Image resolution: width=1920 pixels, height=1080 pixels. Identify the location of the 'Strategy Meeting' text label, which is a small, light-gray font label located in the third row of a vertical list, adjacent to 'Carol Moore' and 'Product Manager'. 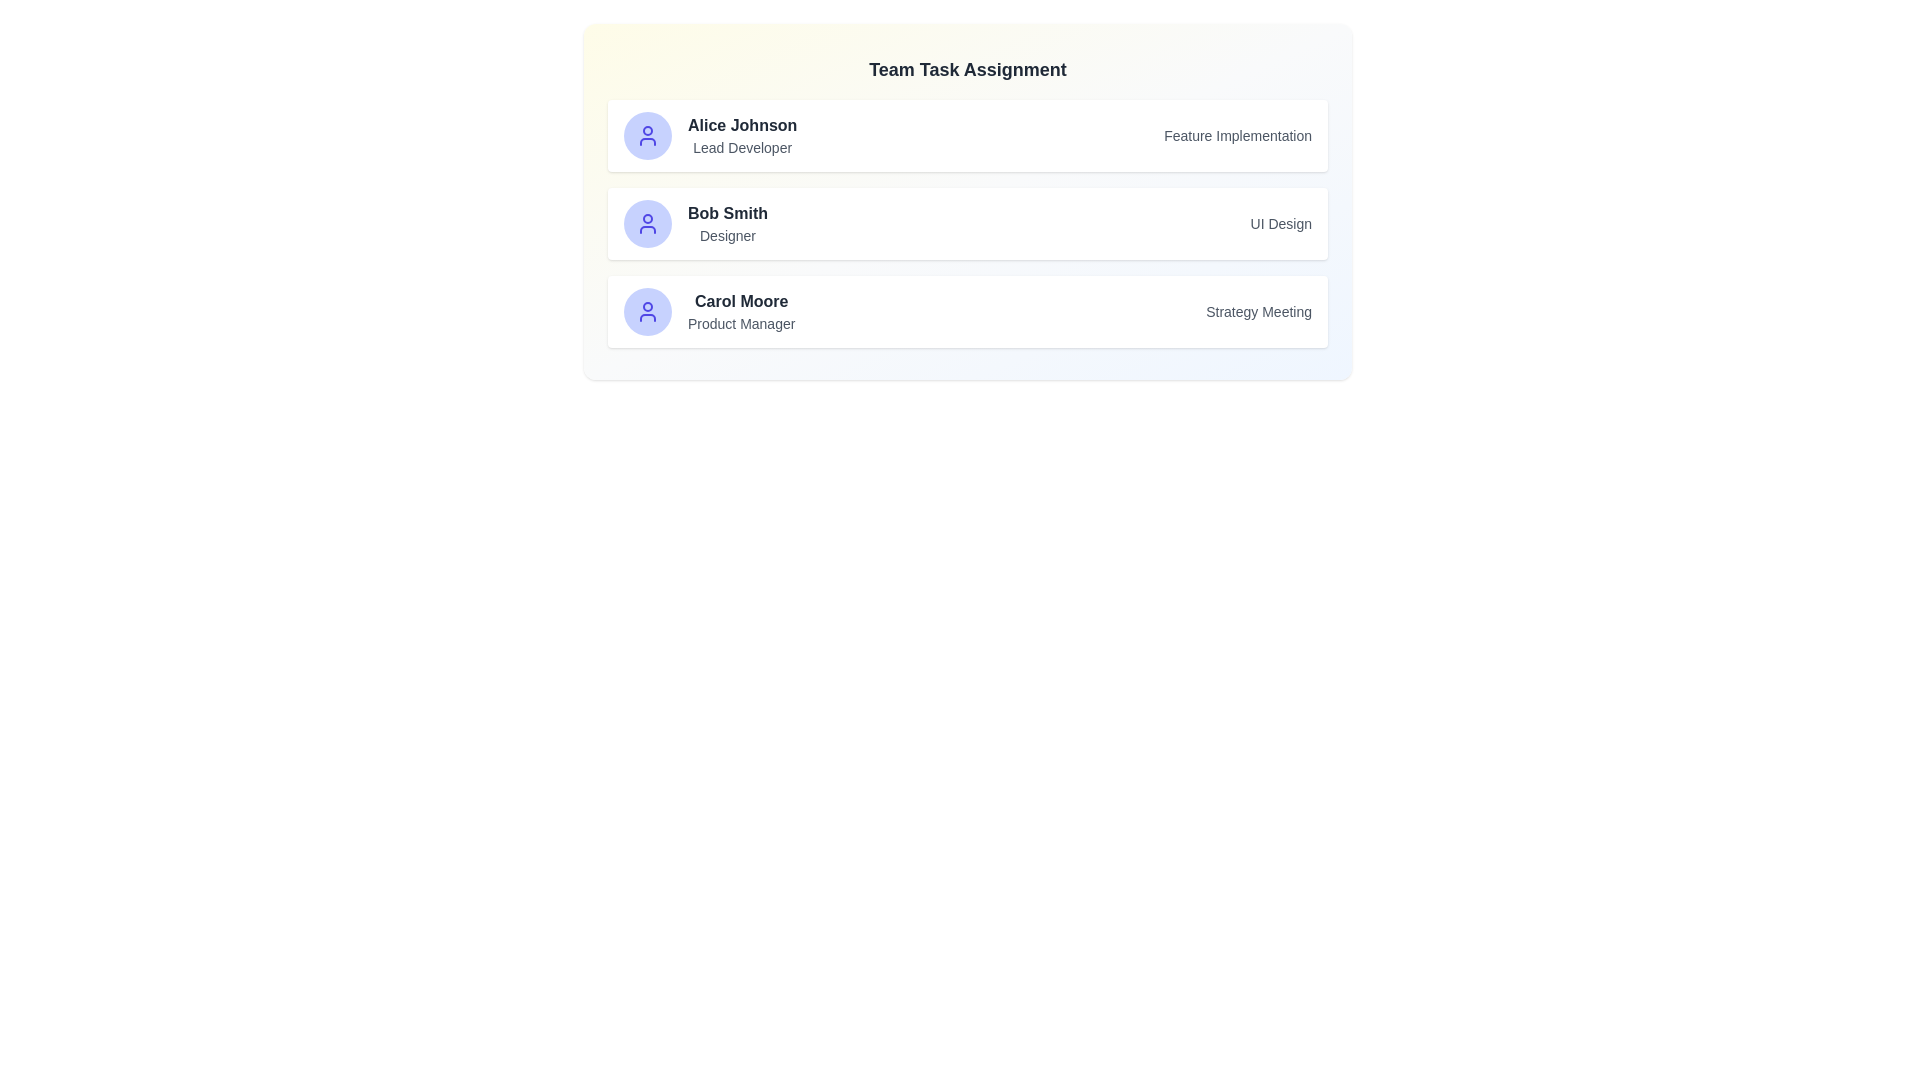
(1258, 312).